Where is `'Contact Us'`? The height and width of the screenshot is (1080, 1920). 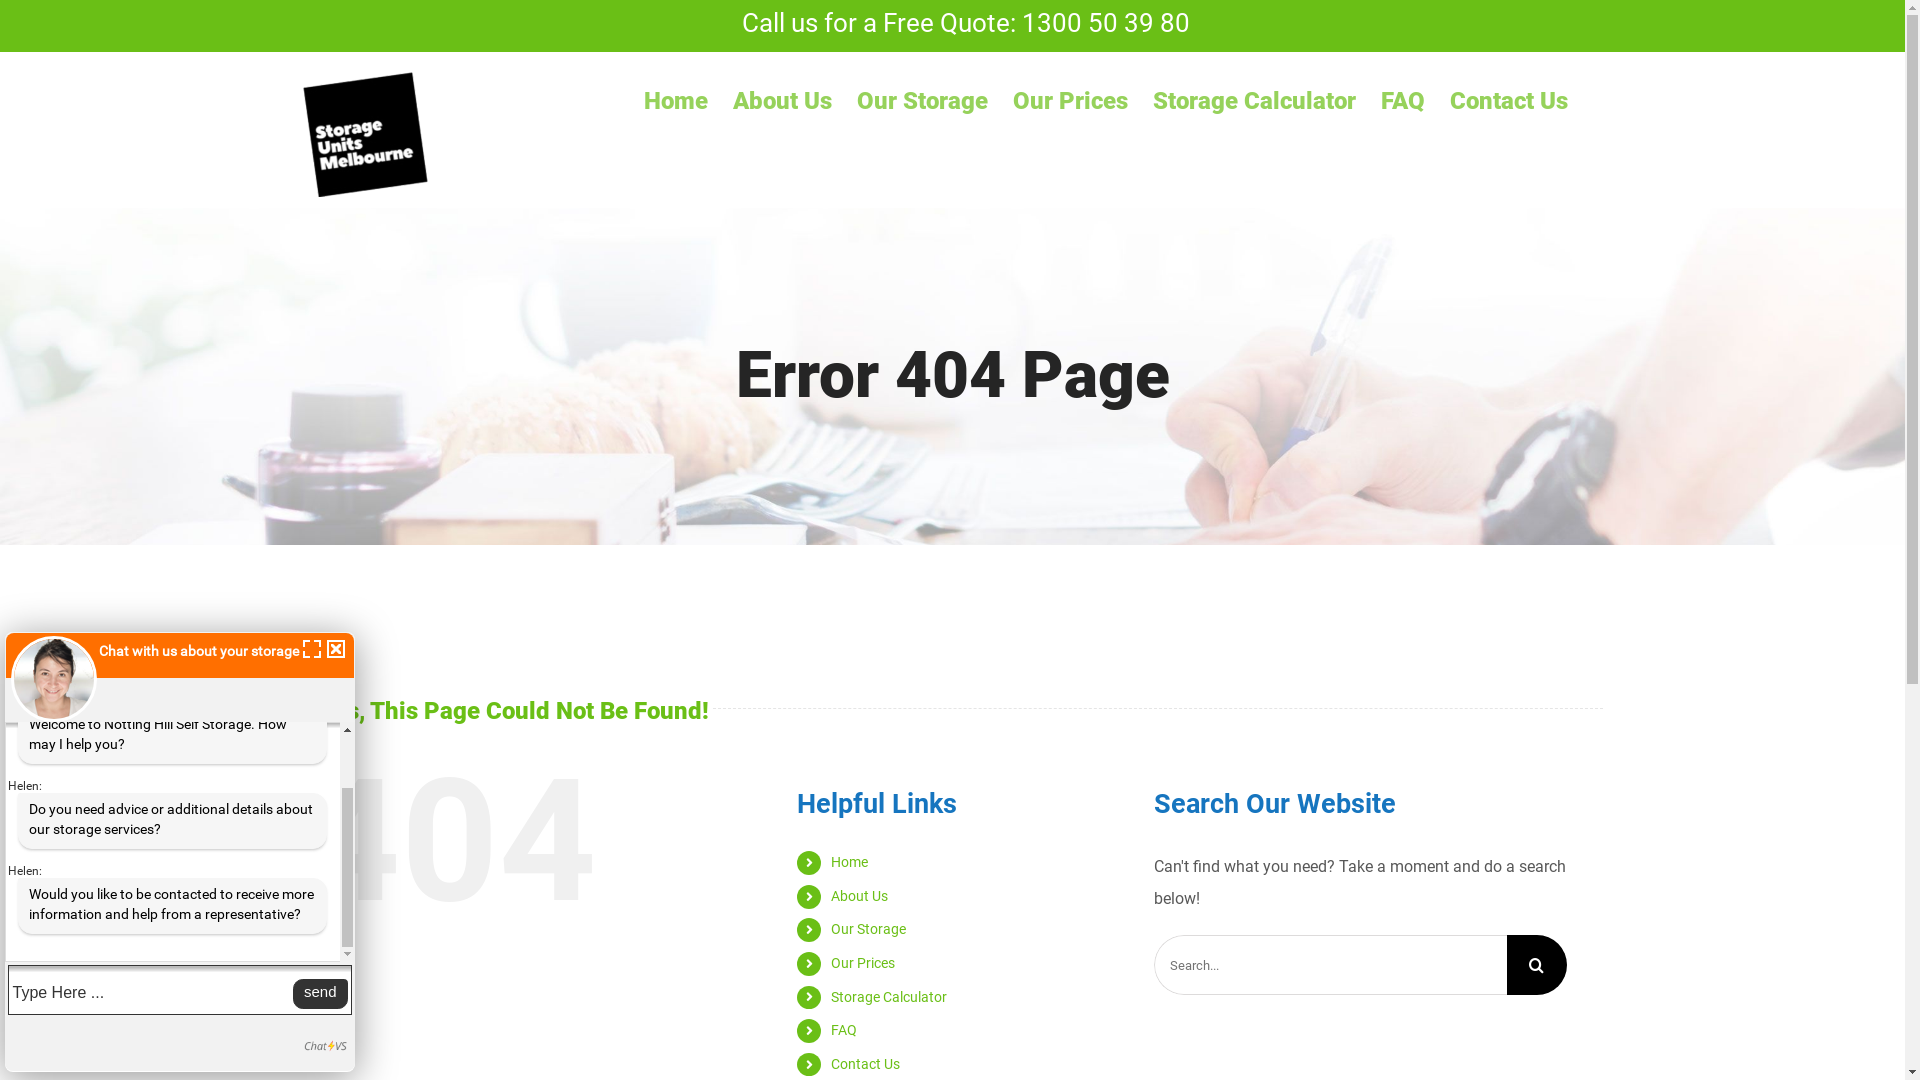
'Contact Us' is located at coordinates (865, 1063).